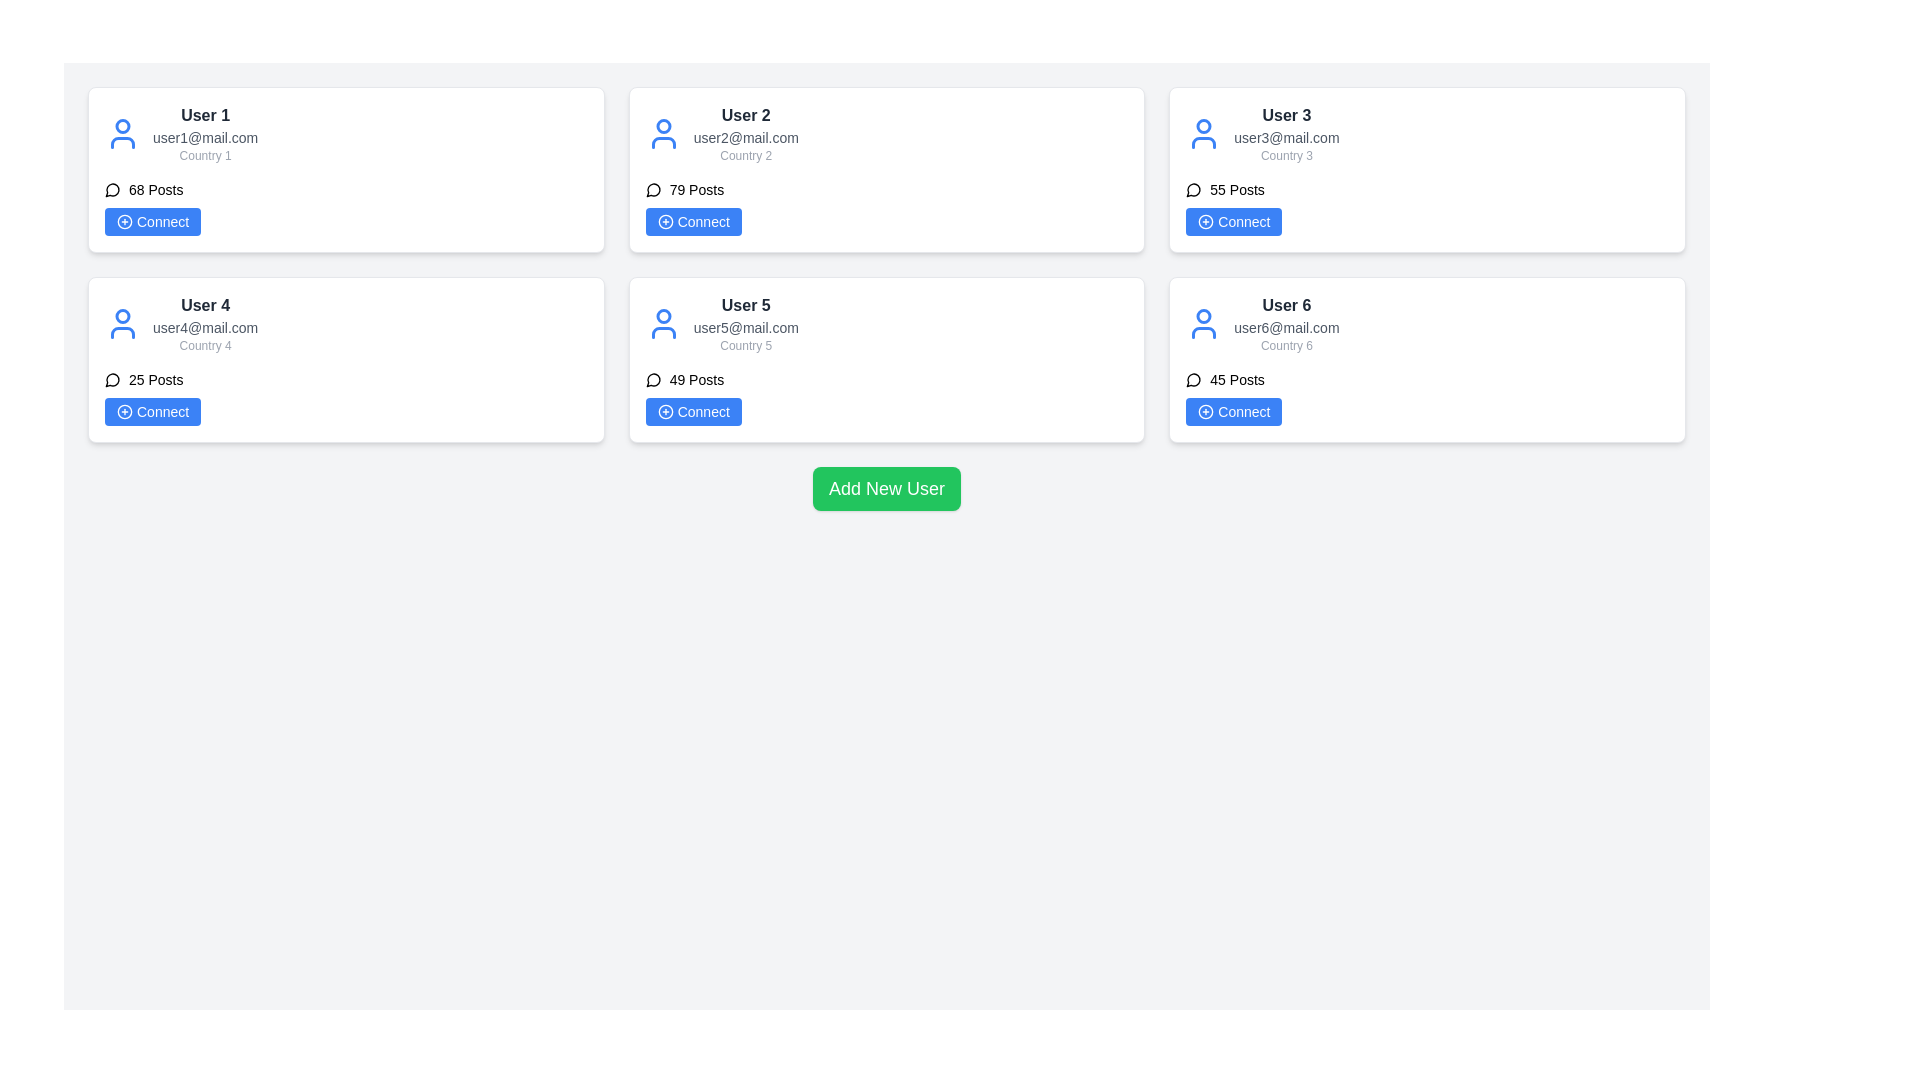 Image resolution: width=1920 pixels, height=1080 pixels. Describe the element at coordinates (693, 411) in the screenshot. I see `the interactive button for connecting with 'User 5' located in the lower section of the card beneath the '49 Posts' text` at that location.